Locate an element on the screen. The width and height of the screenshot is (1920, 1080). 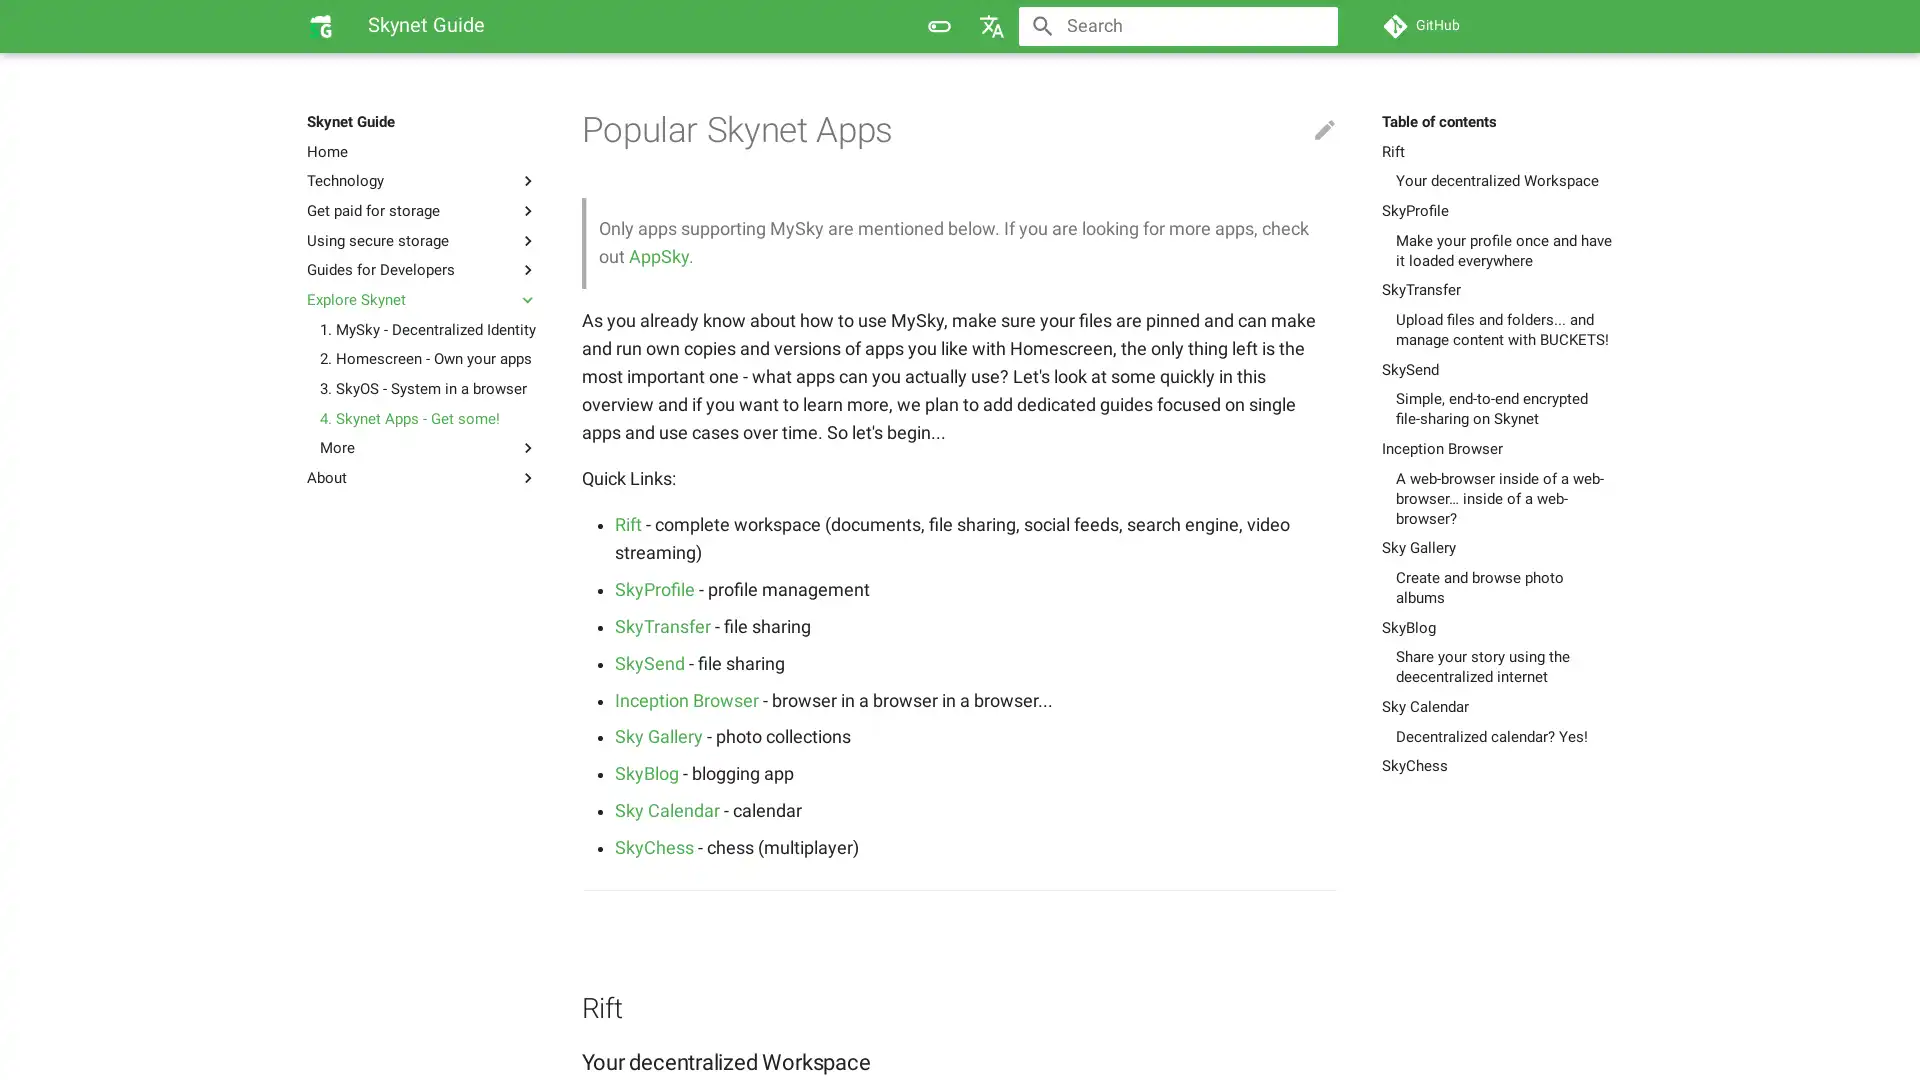
Clear is located at coordinates (1314, 26).